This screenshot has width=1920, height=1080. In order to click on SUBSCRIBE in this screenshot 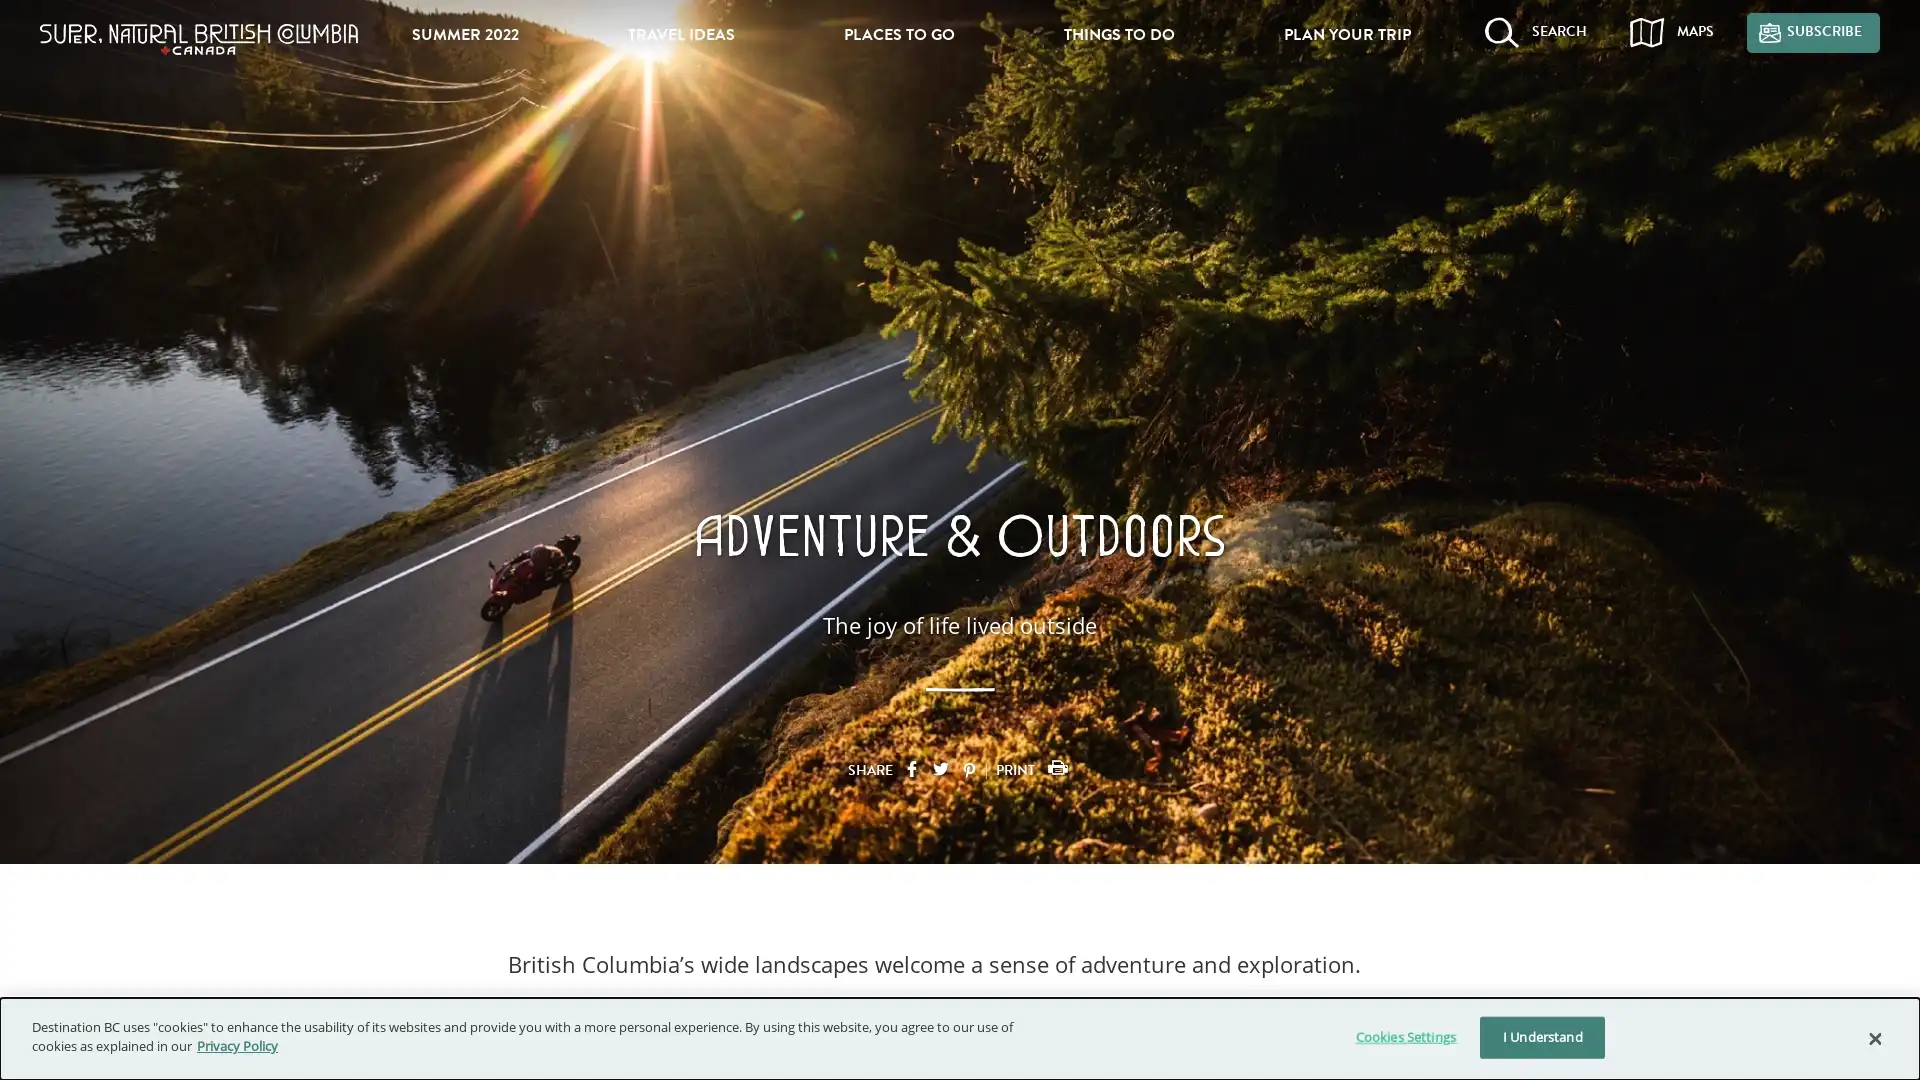, I will do `click(1813, 33)`.